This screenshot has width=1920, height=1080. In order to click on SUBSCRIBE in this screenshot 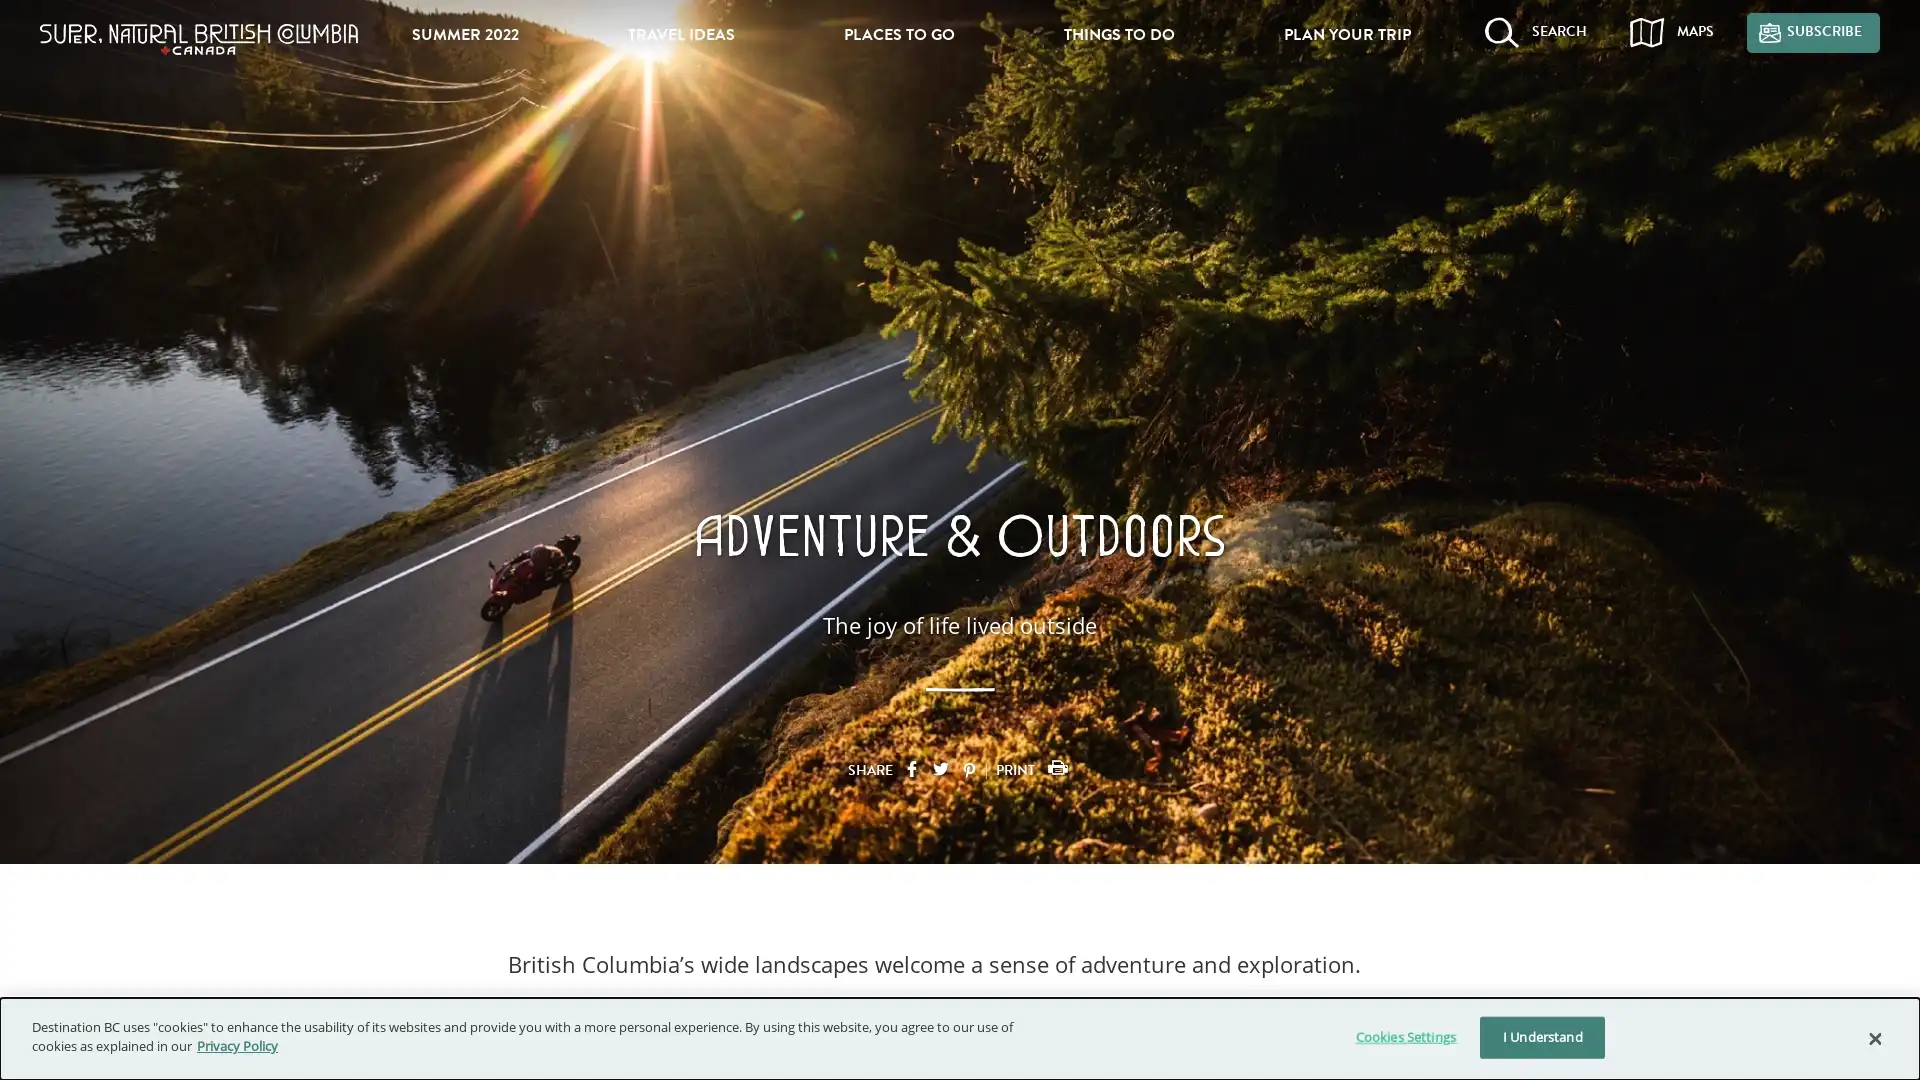, I will do `click(1813, 33)`.